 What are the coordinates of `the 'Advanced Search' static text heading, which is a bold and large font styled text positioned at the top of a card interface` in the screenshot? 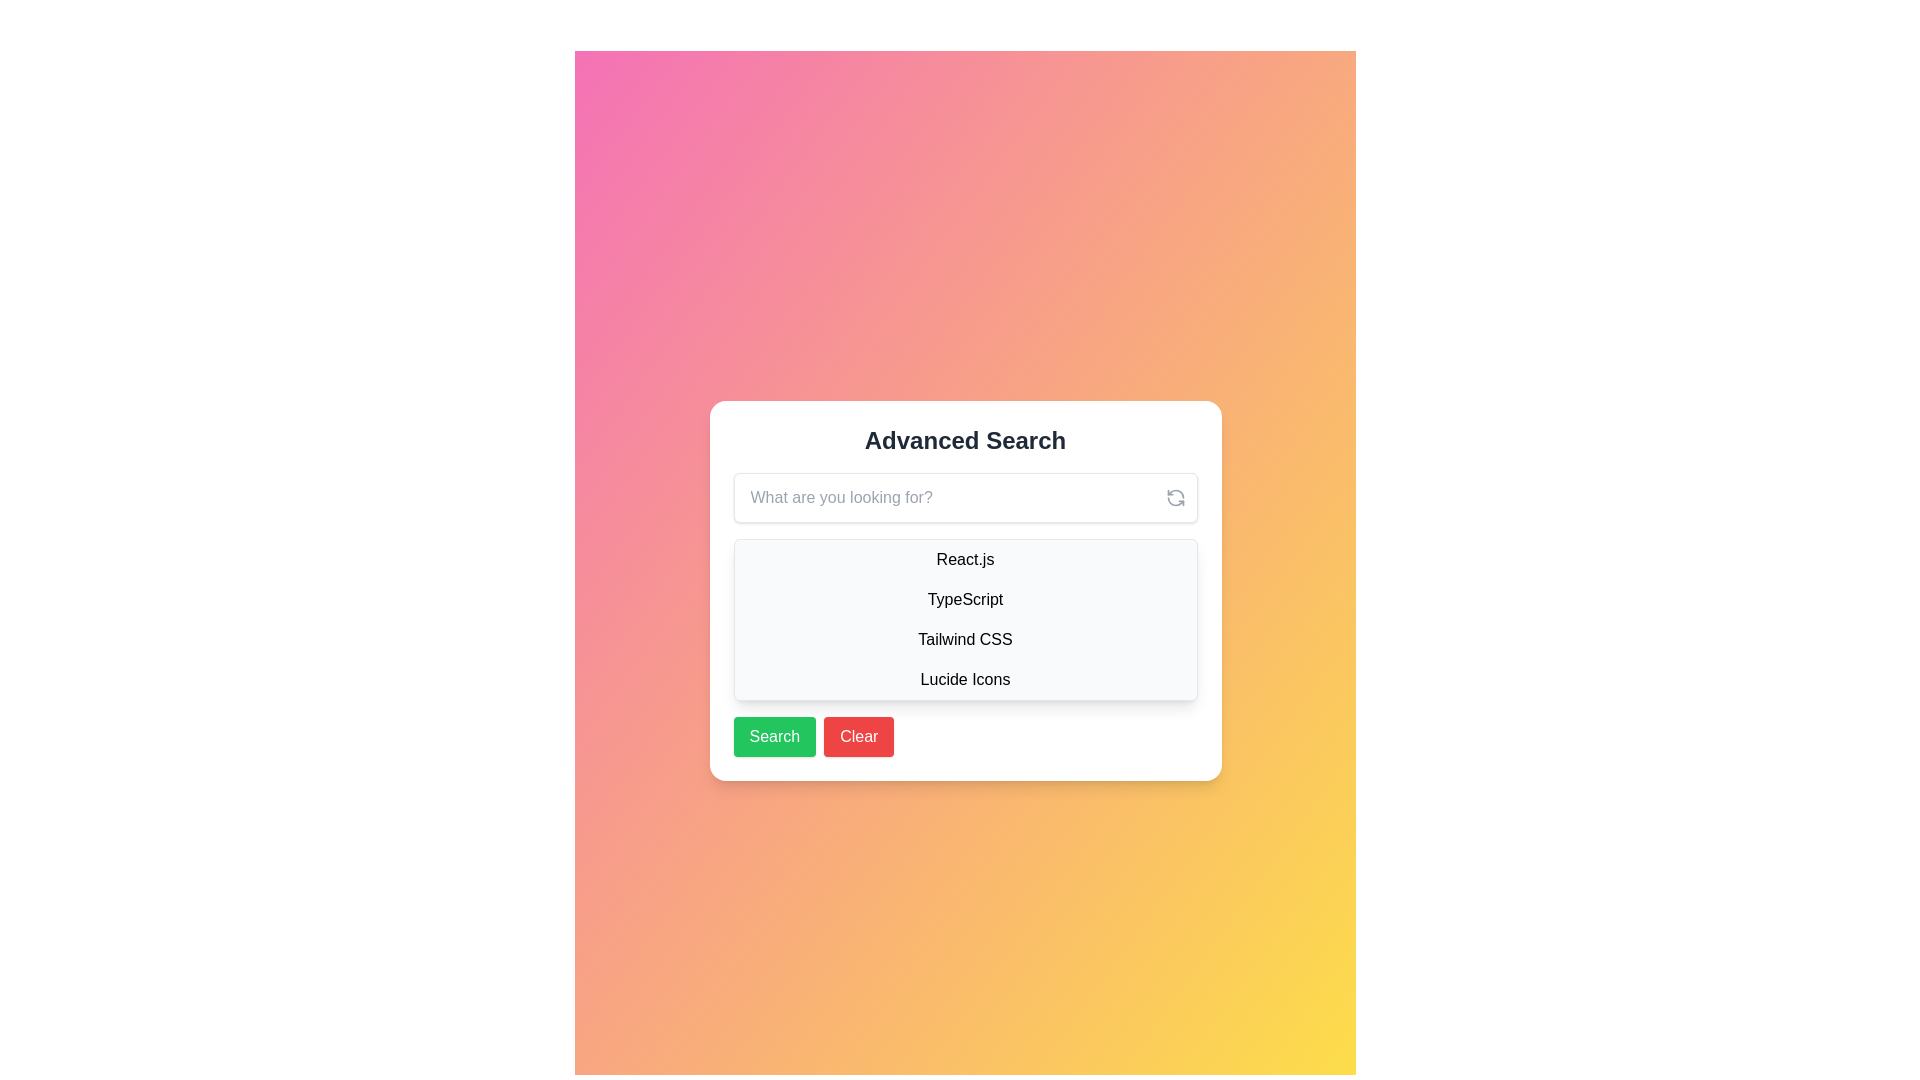 It's located at (965, 439).